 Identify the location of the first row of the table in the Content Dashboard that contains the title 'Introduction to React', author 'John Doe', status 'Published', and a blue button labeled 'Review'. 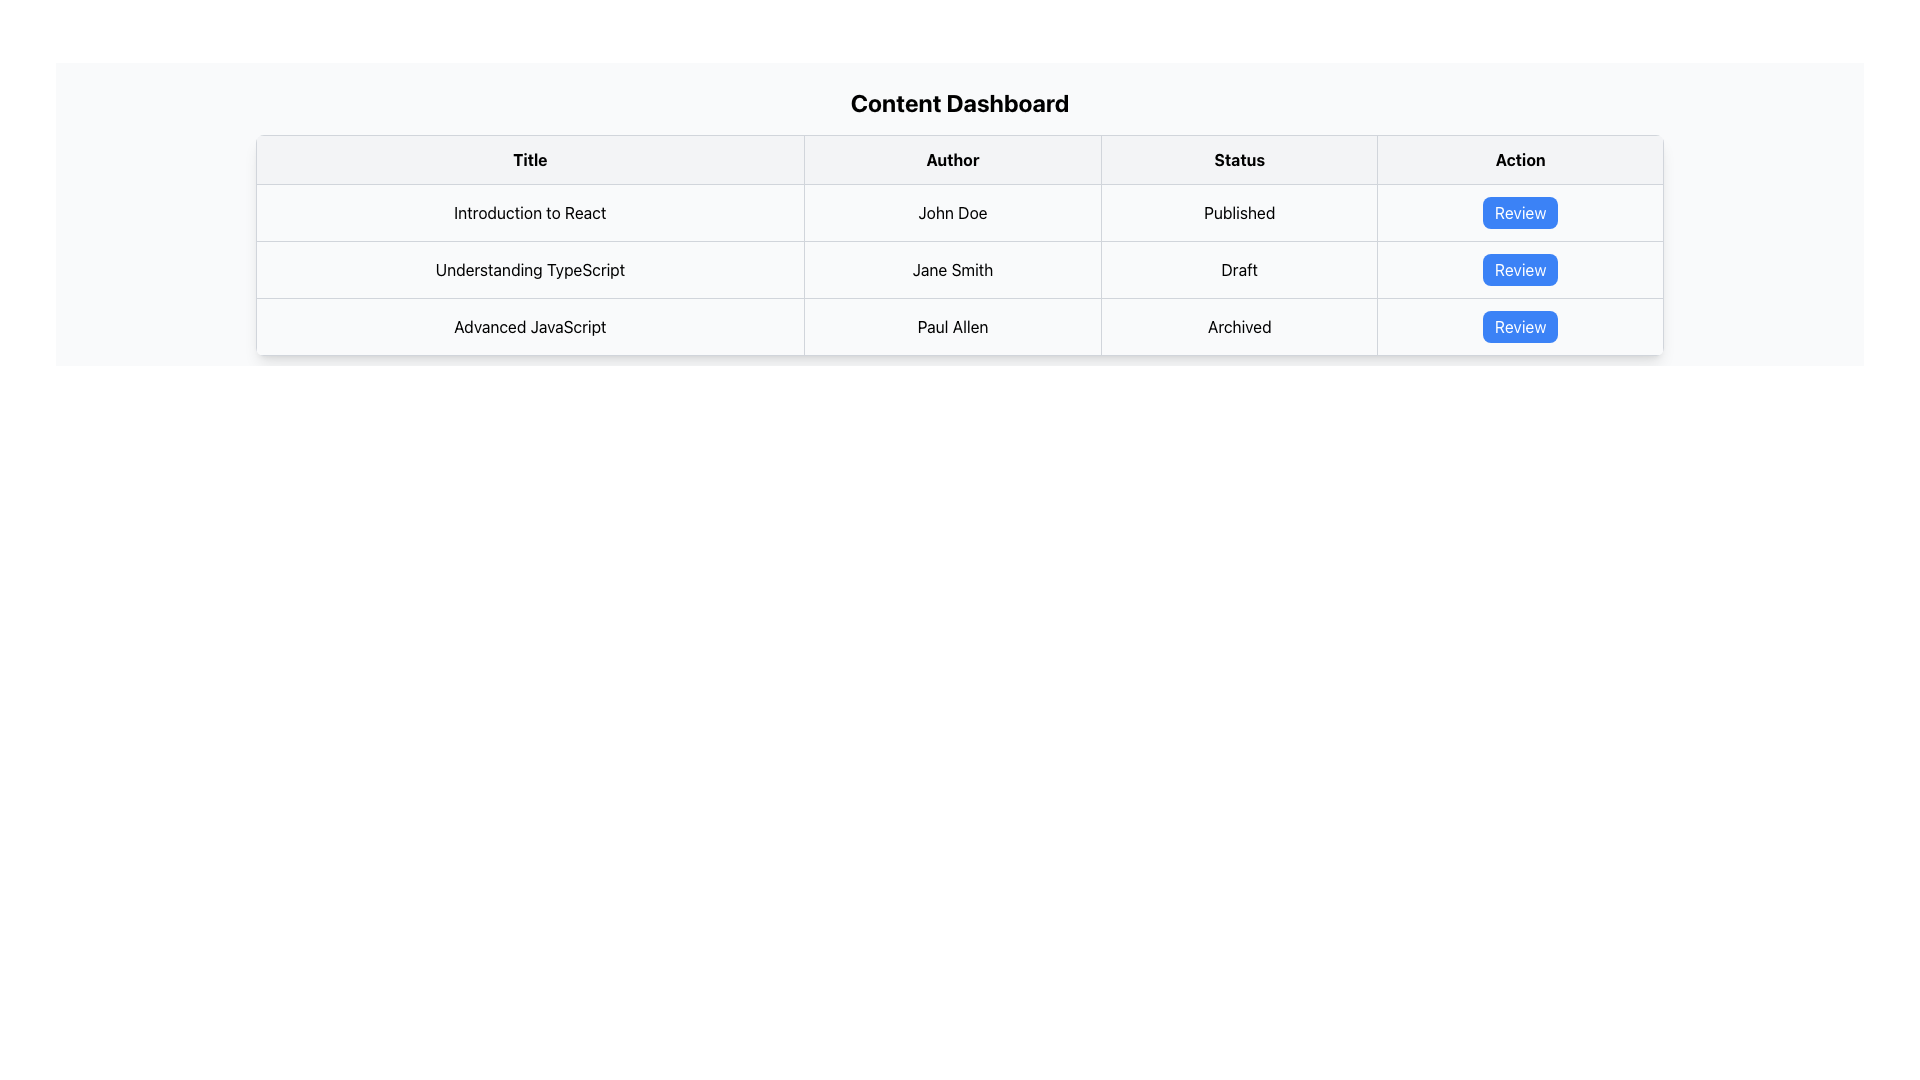
(960, 212).